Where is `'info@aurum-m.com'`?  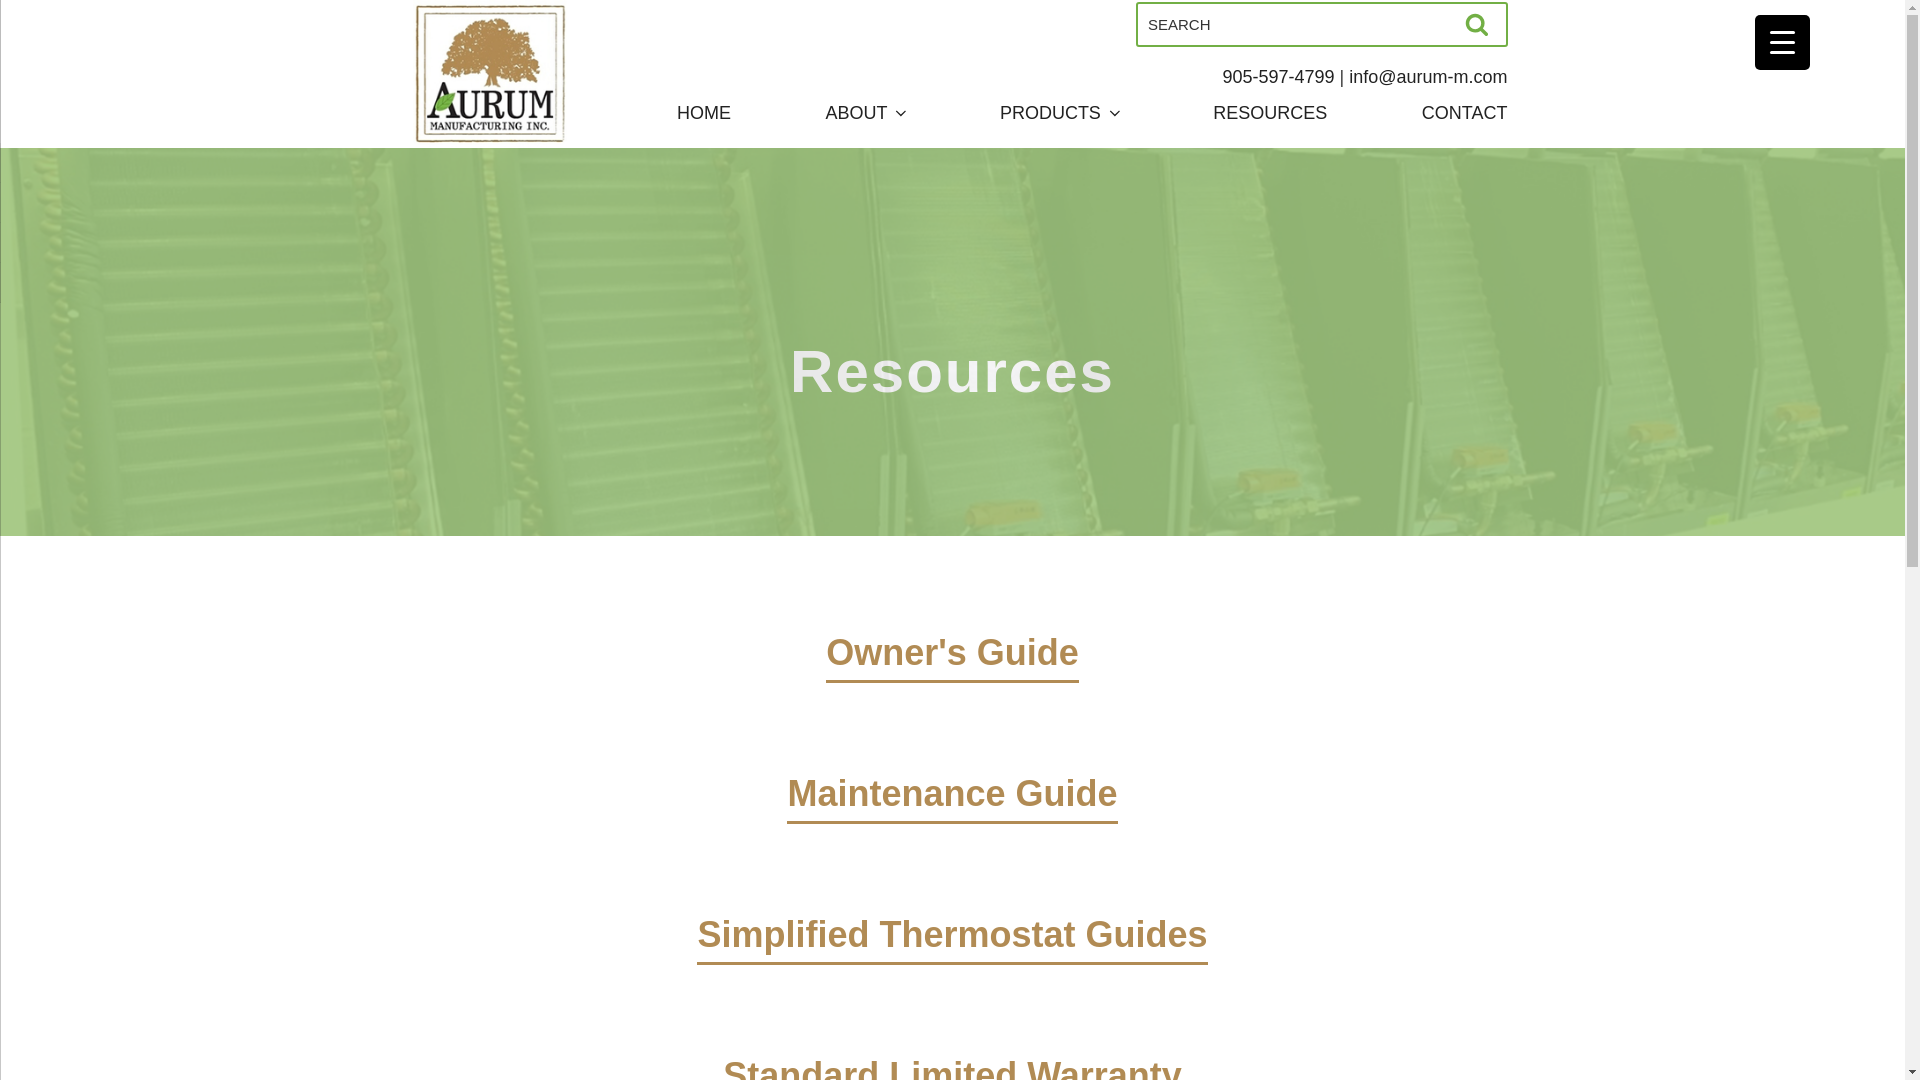 'info@aurum-m.com' is located at coordinates (1427, 76).